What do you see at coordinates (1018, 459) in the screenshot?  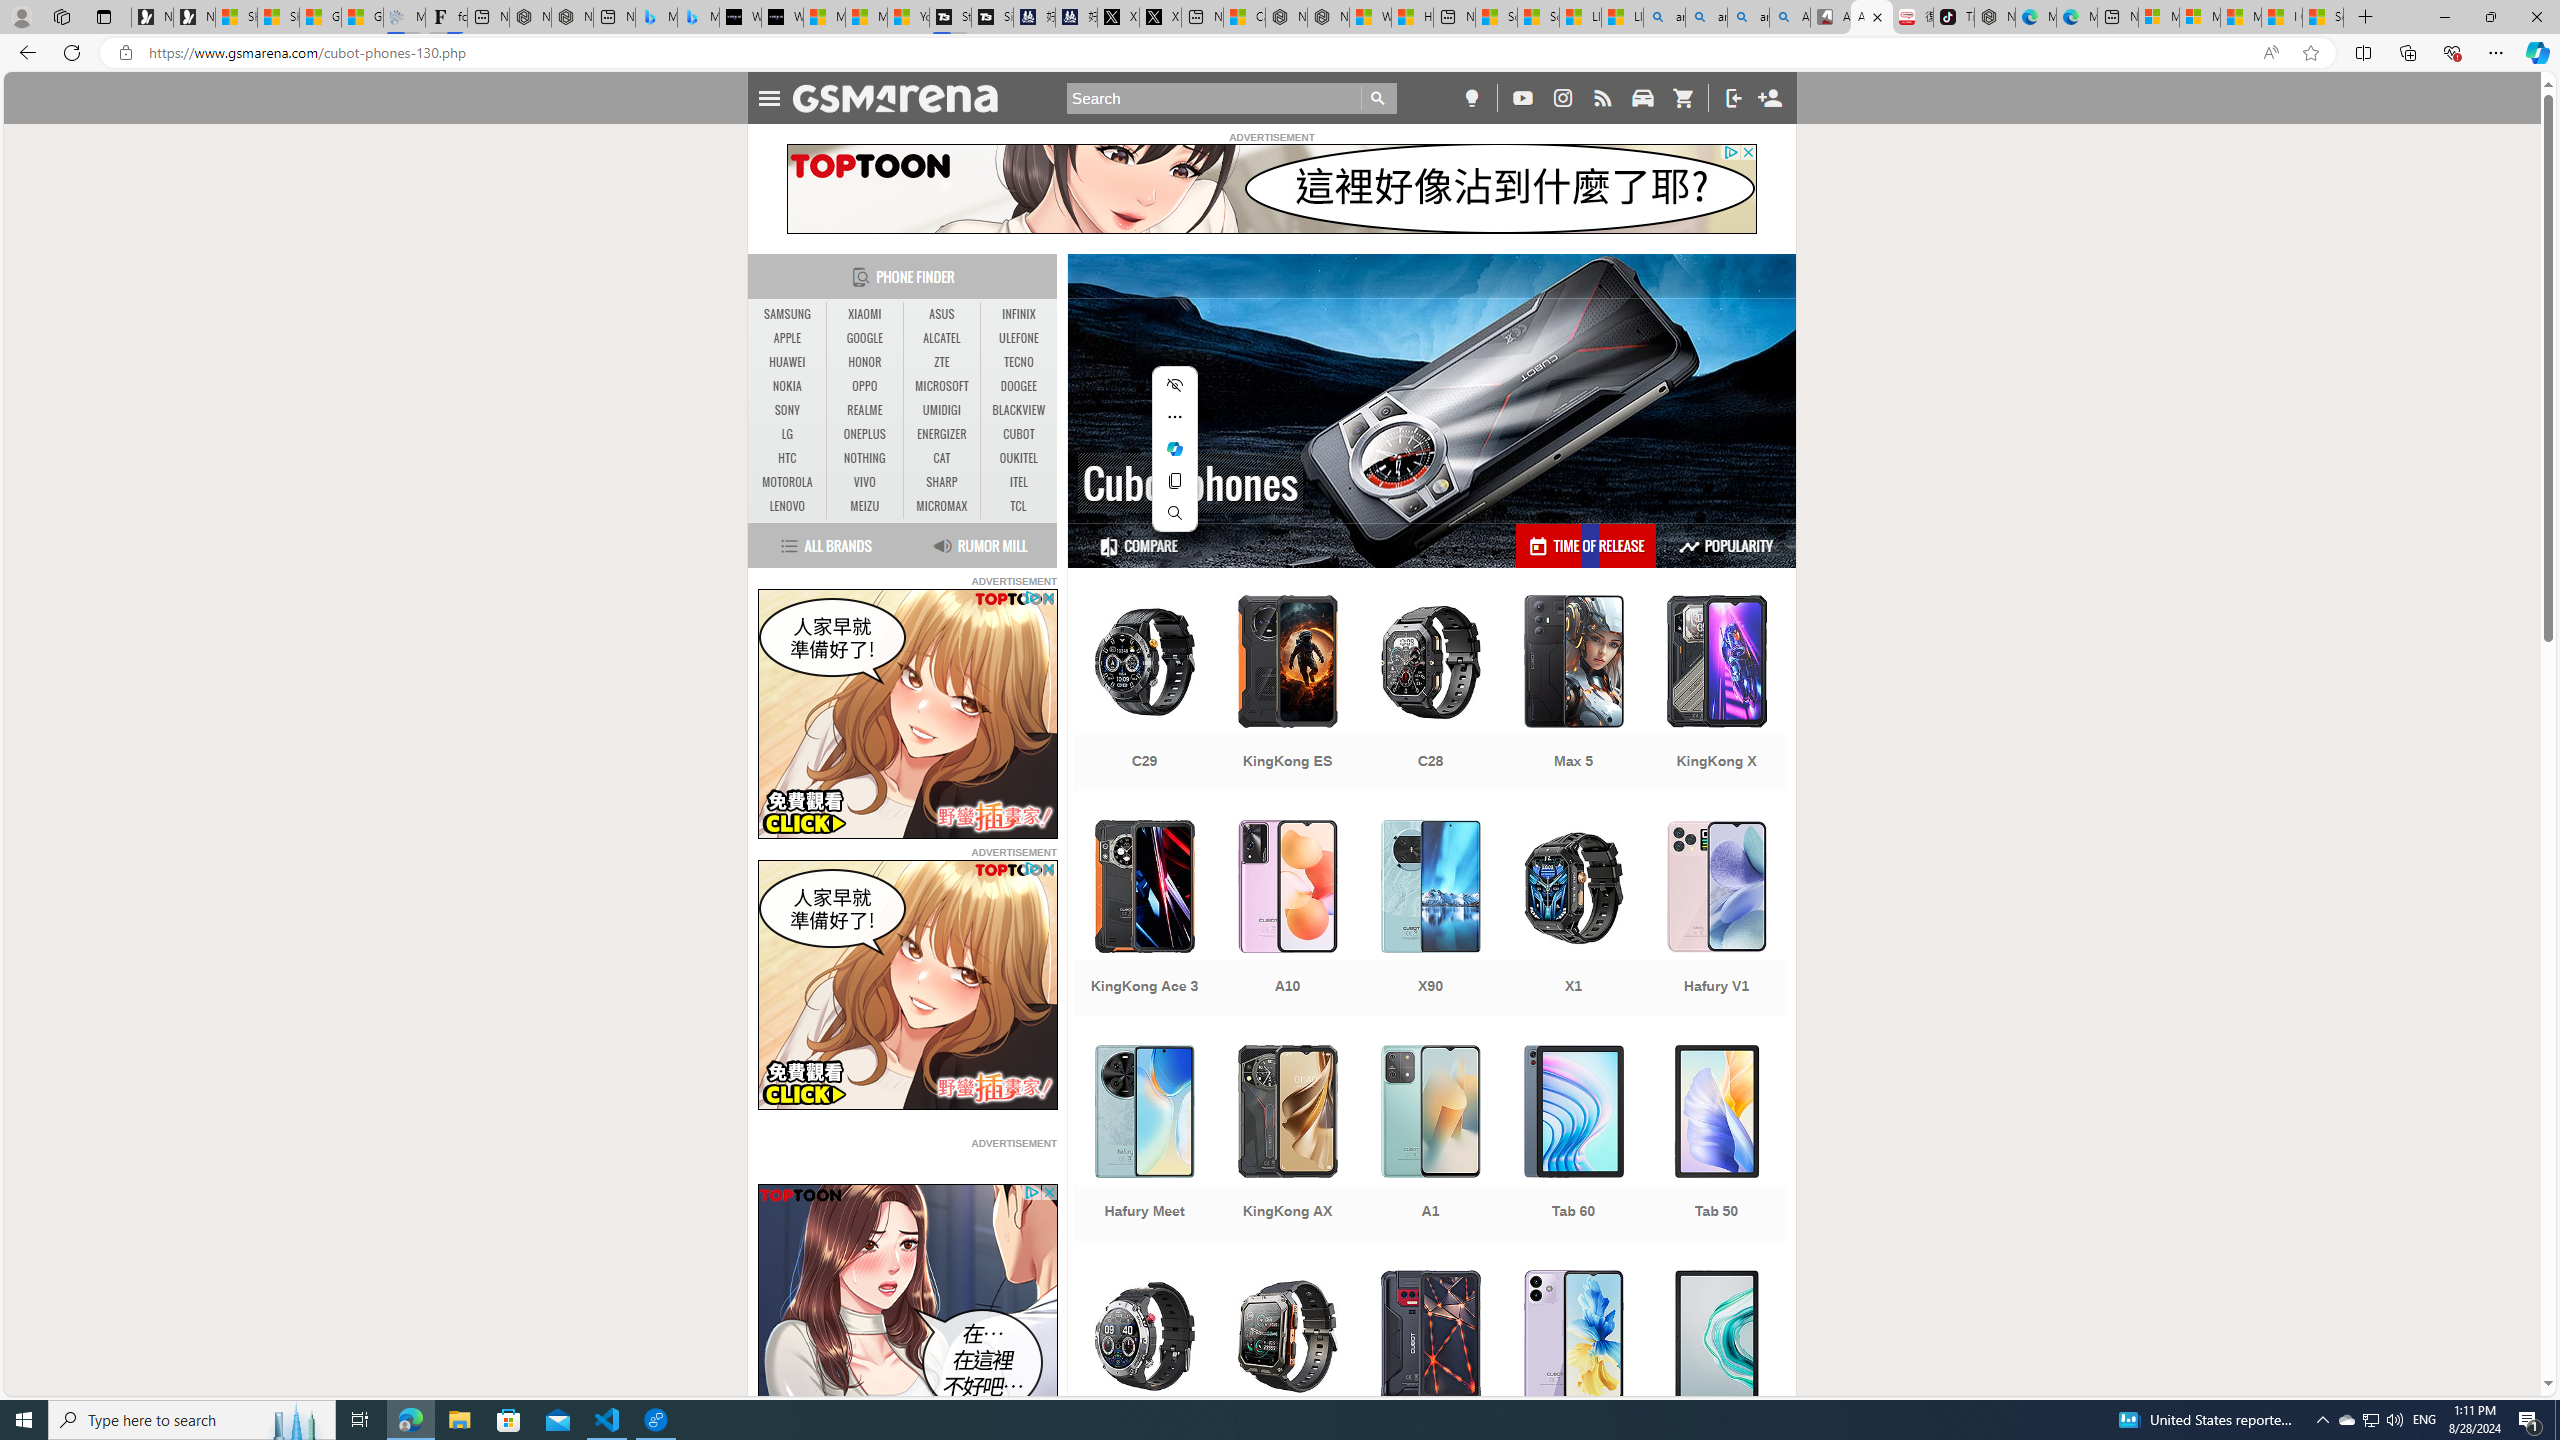 I see `'OUKITEL'` at bounding box center [1018, 459].